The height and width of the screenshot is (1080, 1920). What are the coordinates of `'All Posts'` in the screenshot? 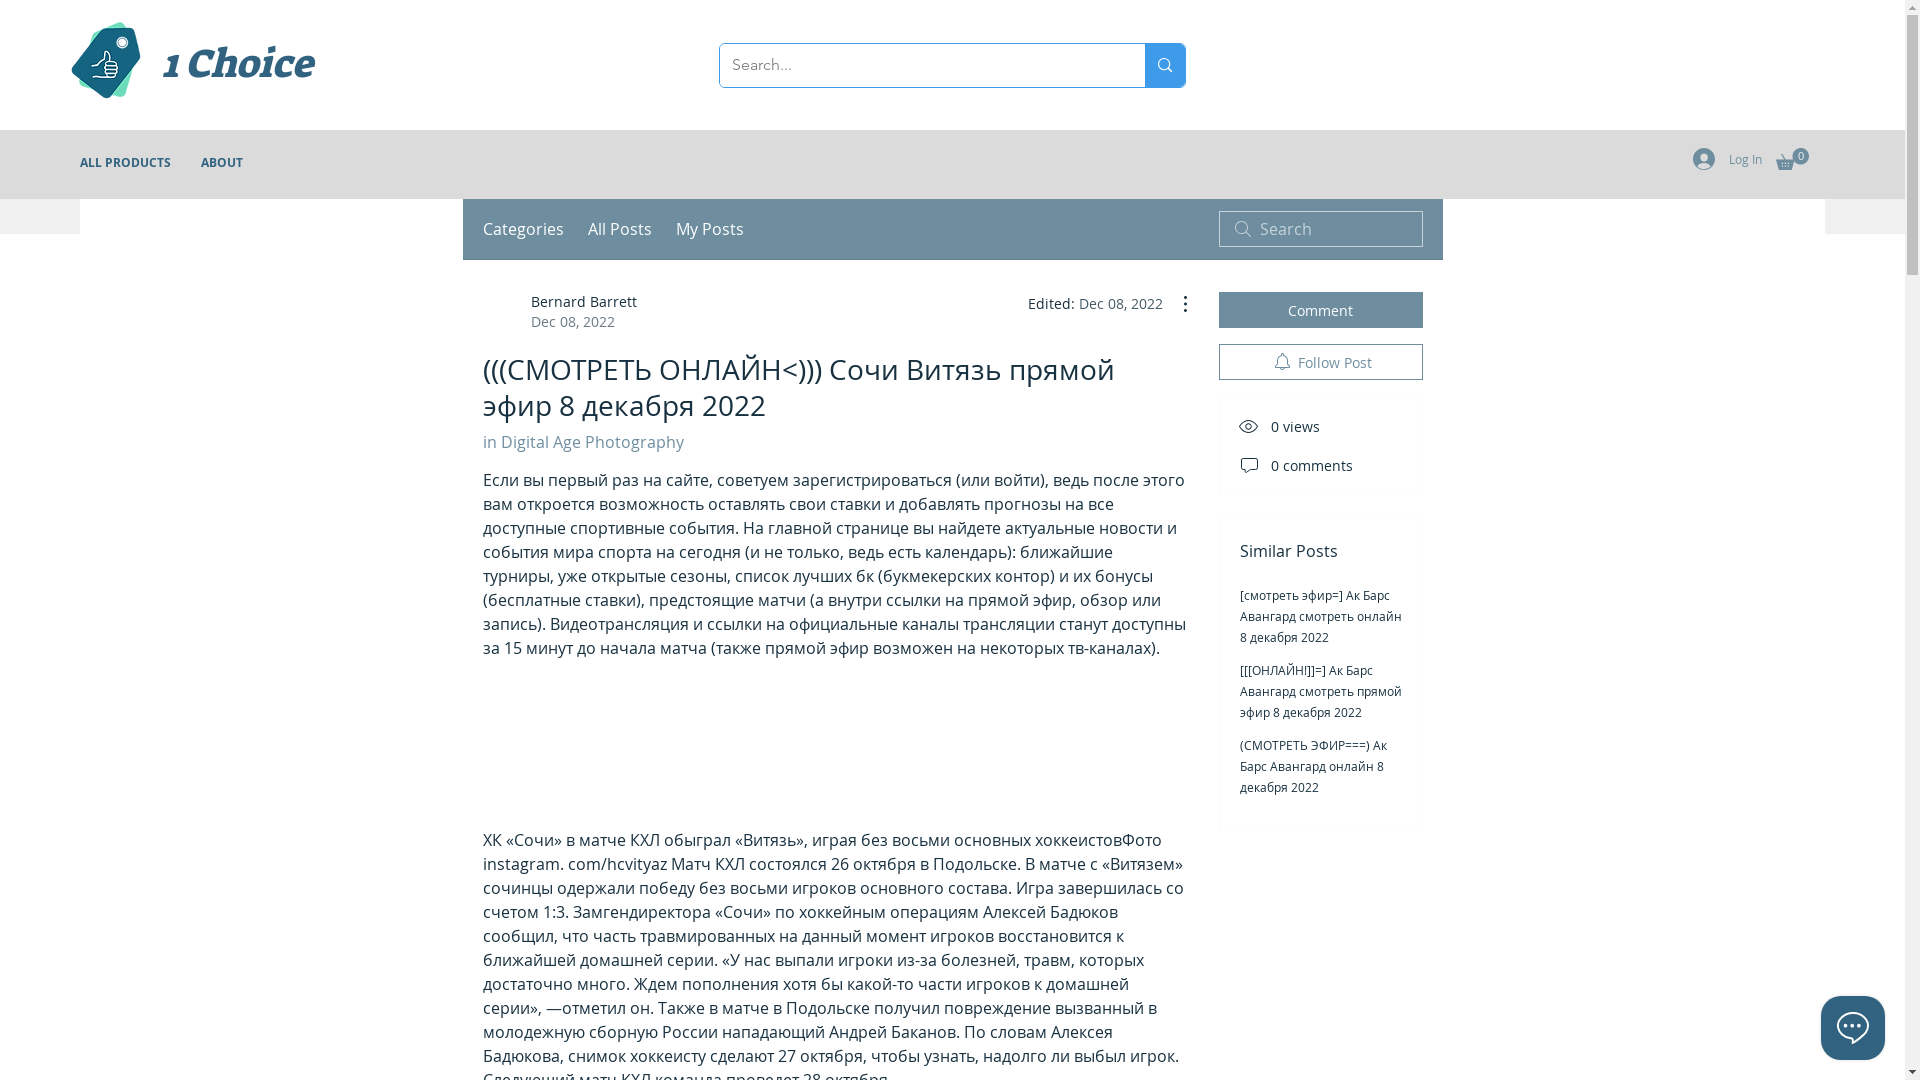 It's located at (618, 227).